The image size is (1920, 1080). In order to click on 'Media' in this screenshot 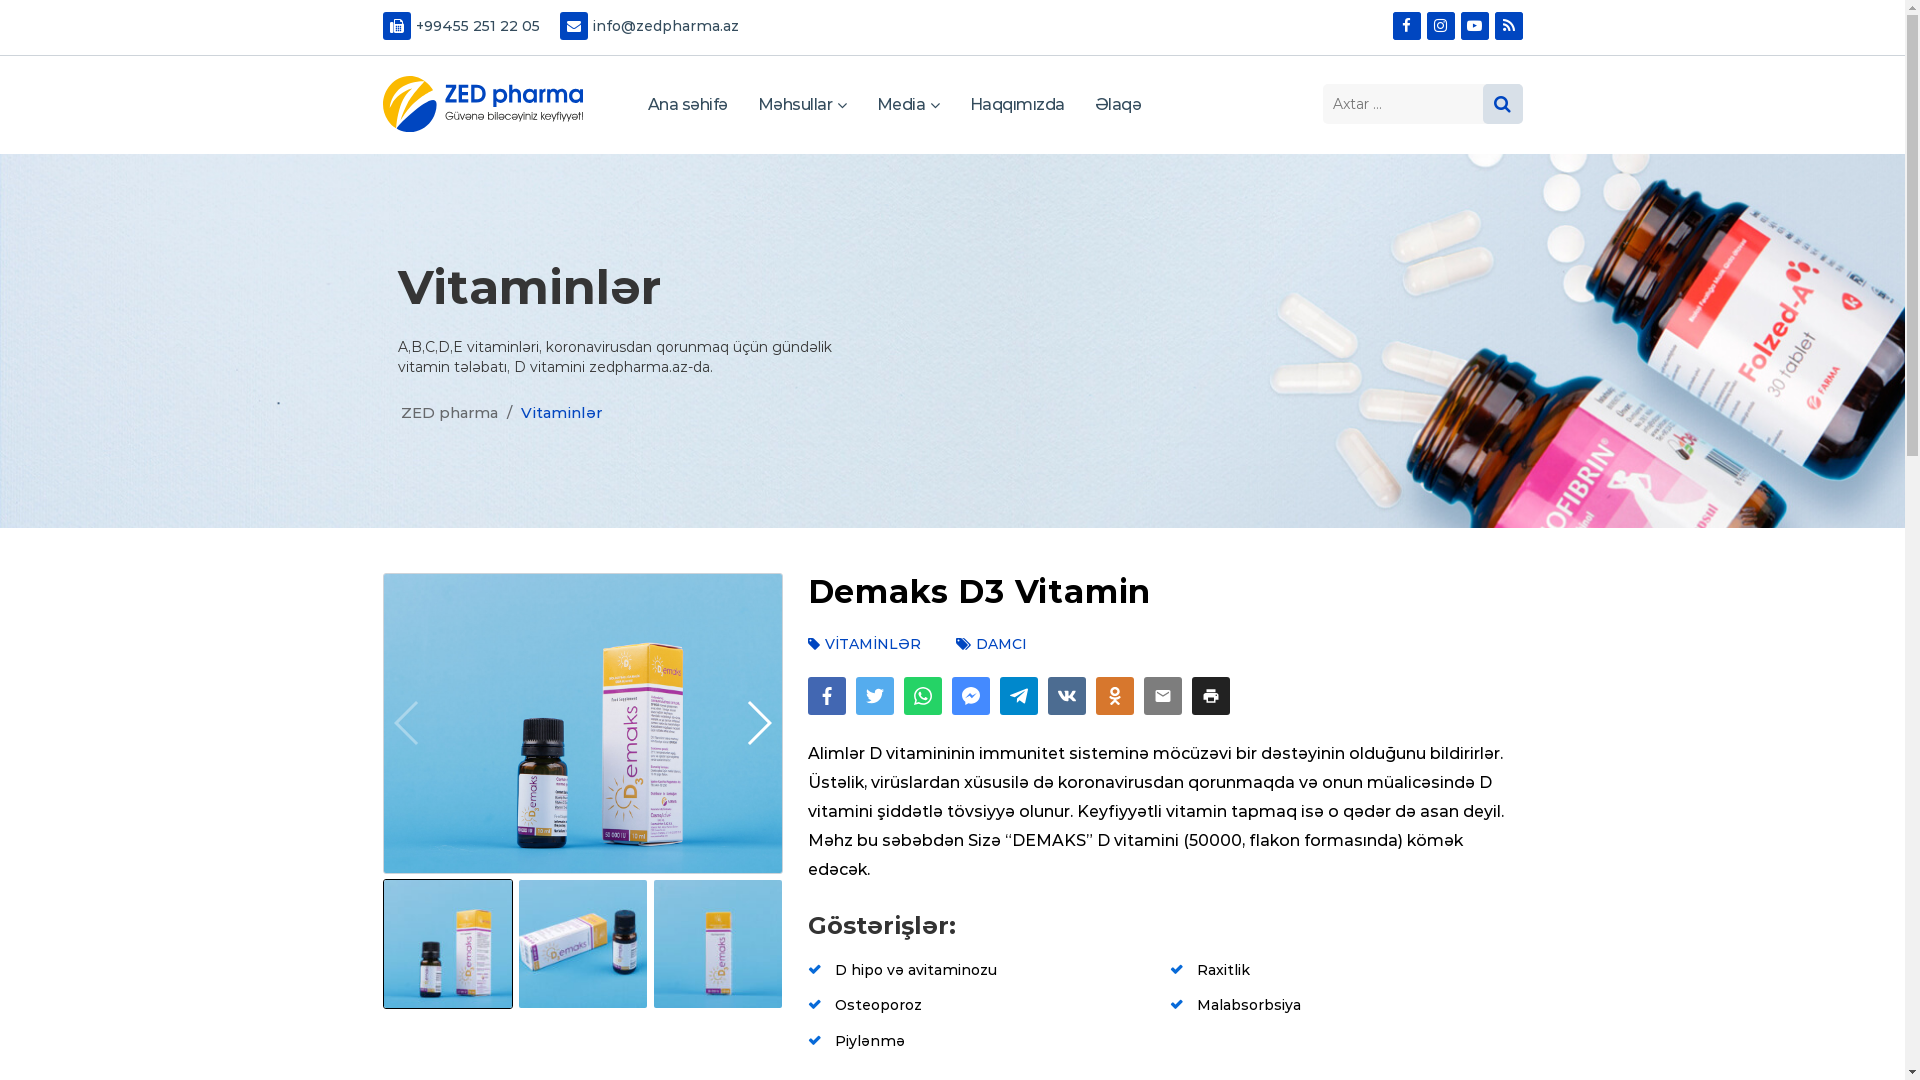, I will do `click(906, 105)`.